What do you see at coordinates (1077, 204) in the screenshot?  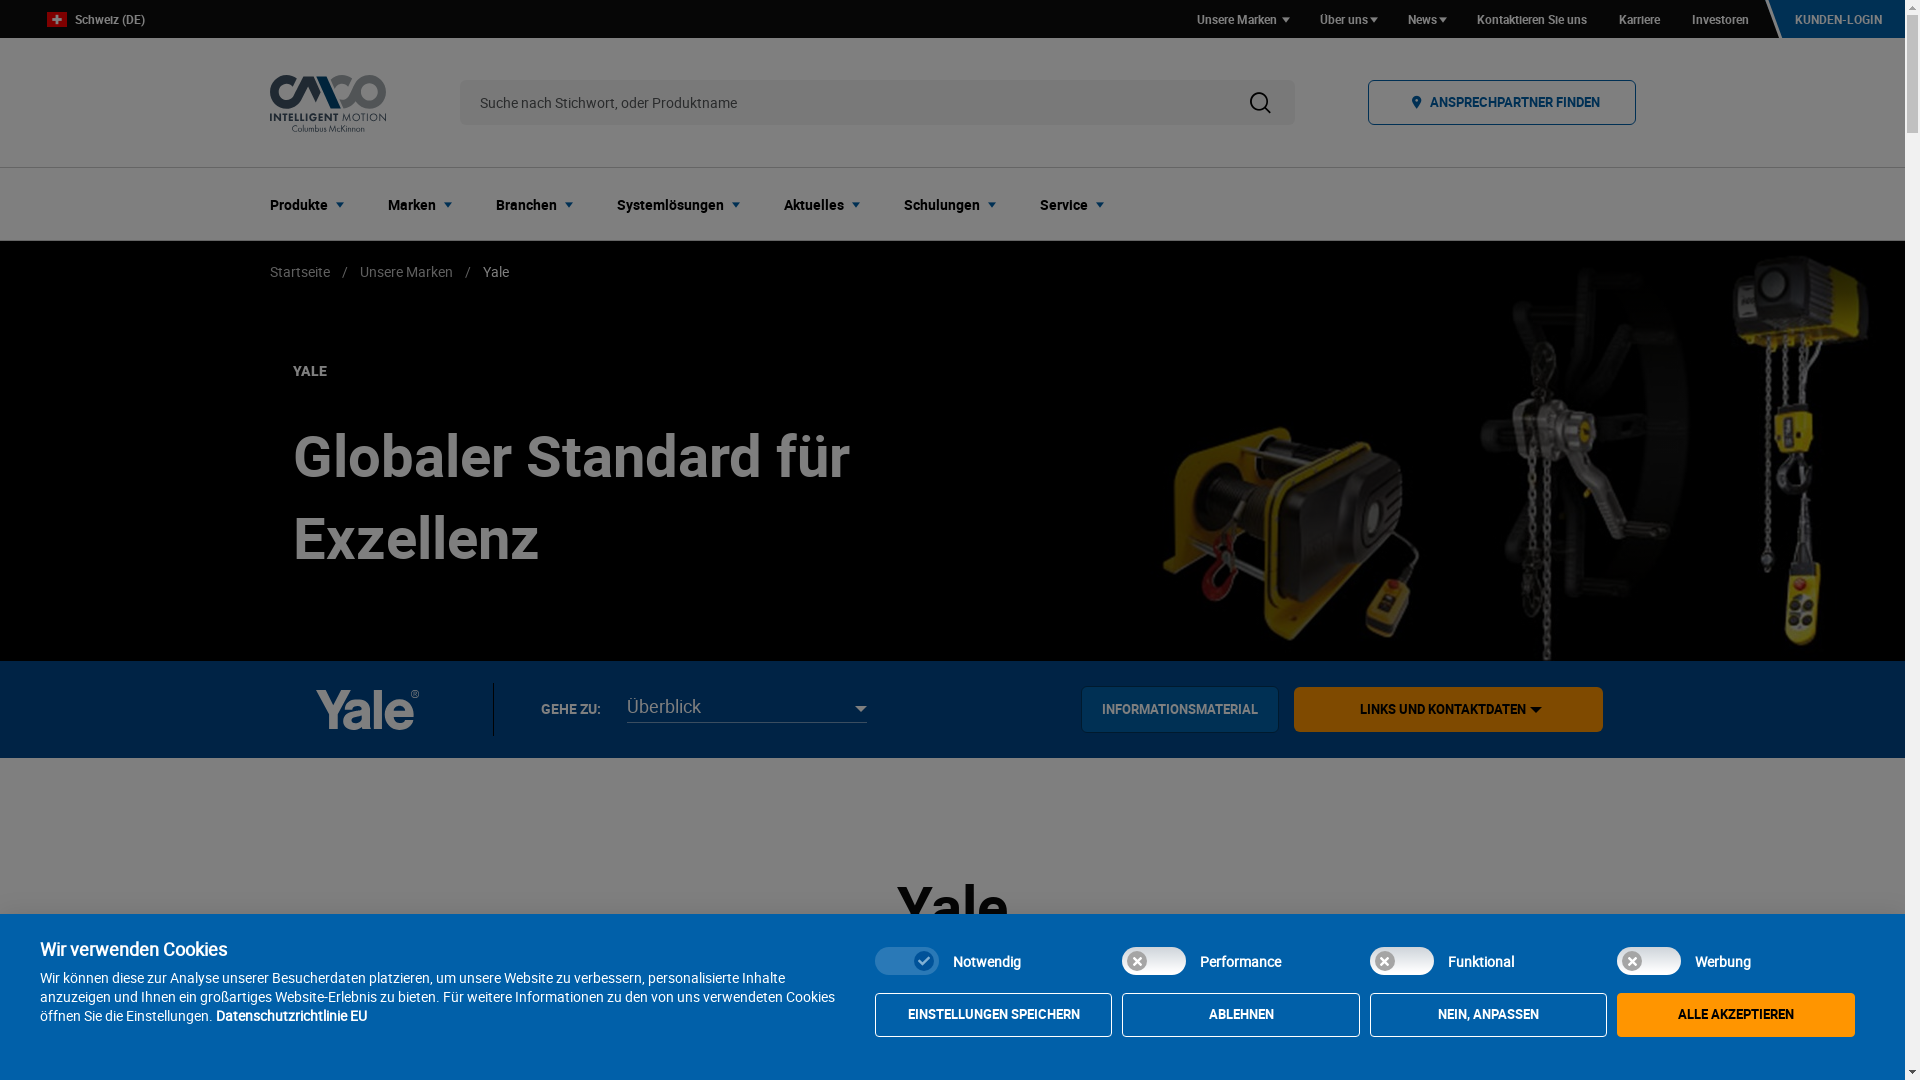 I see `'Service'` at bounding box center [1077, 204].